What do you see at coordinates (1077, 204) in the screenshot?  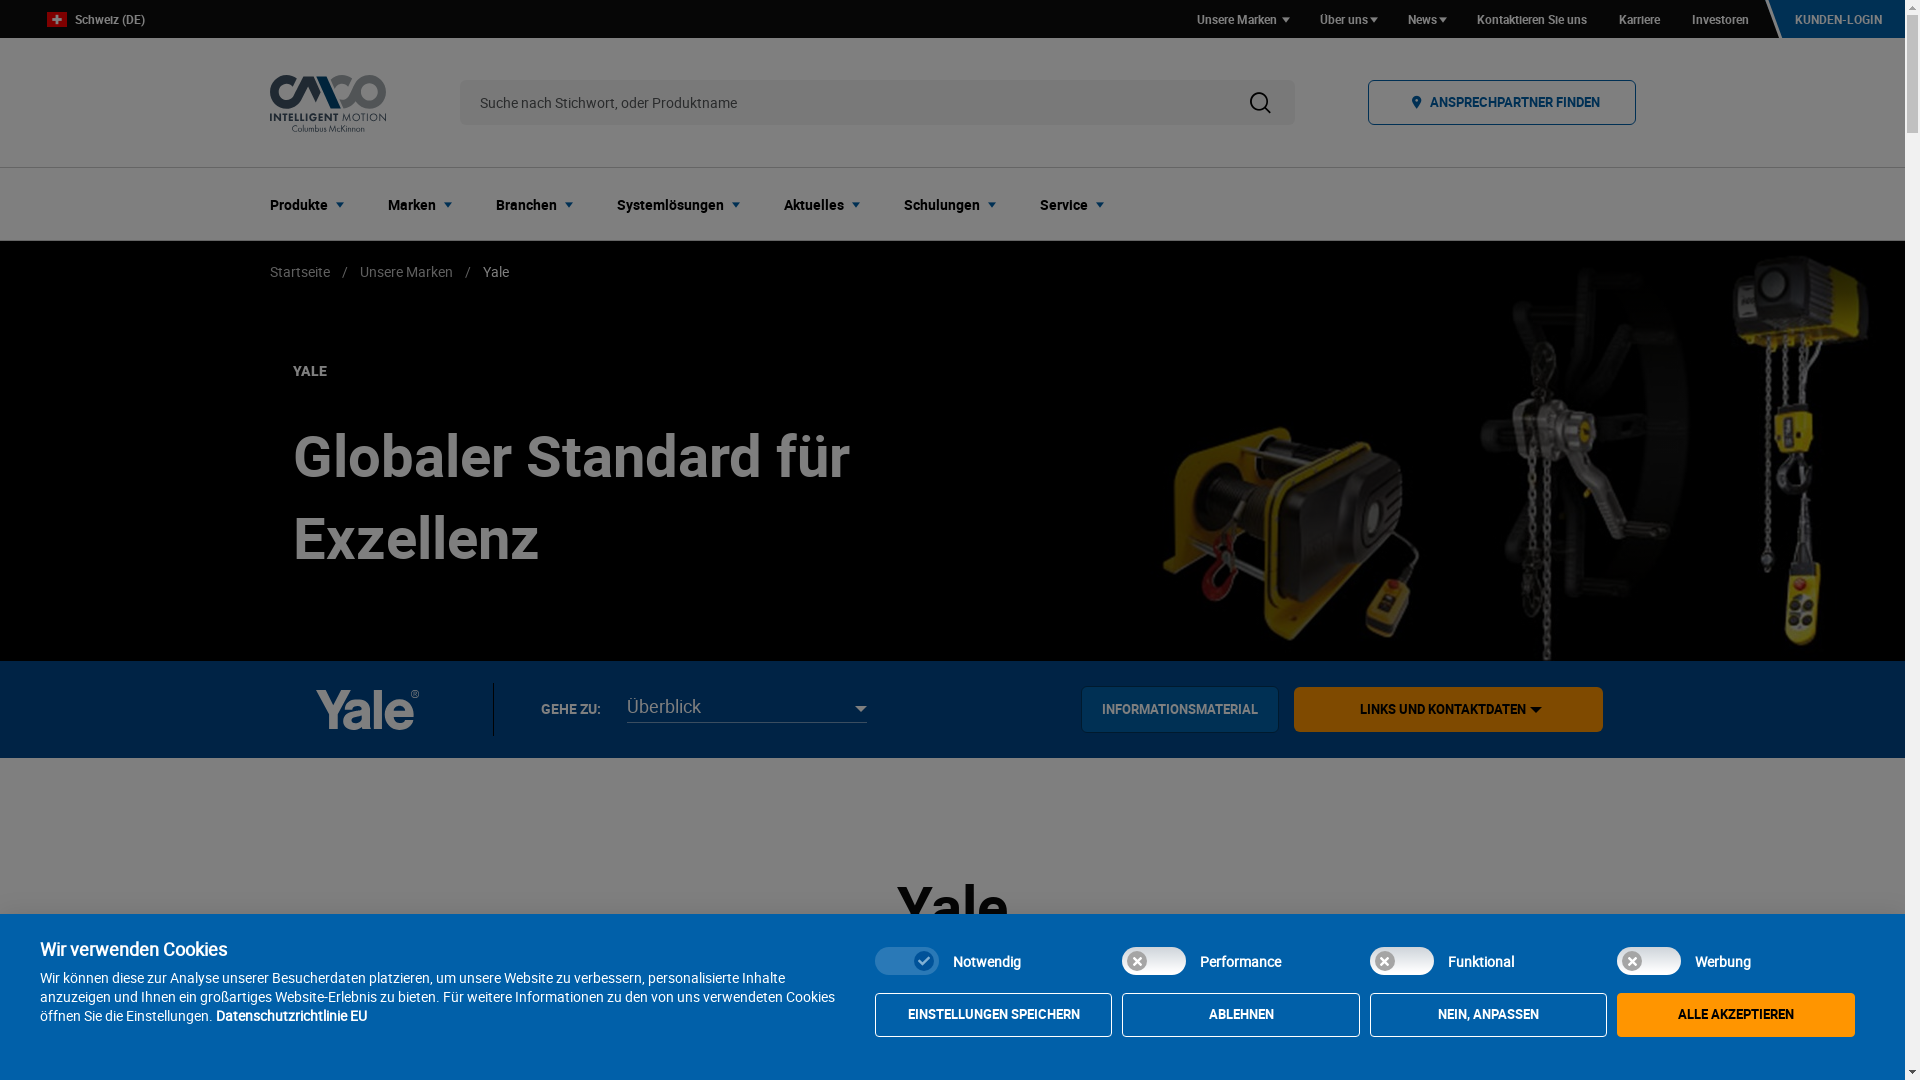 I see `'Service'` at bounding box center [1077, 204].